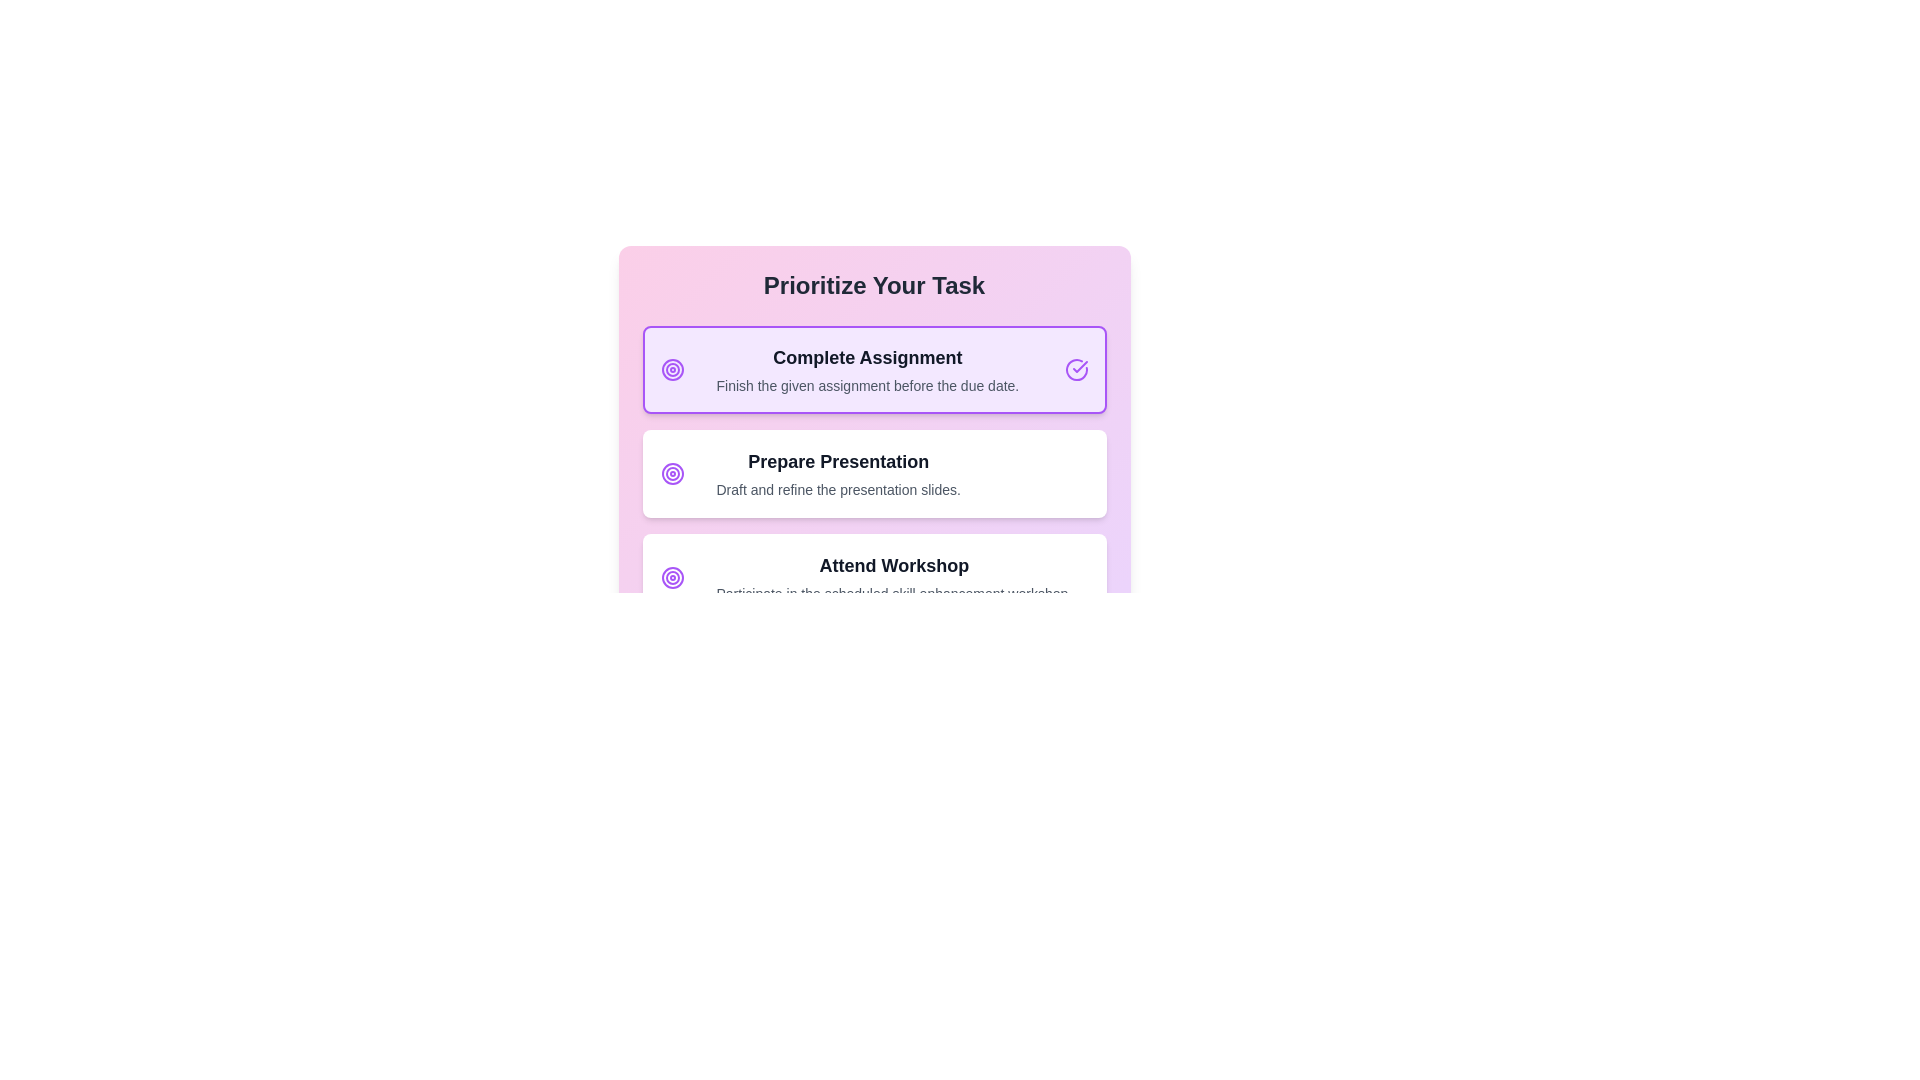 The height and width of the screenshot is (1080, 1920). I want to click on displayed text on the Informational card titled 'Attend Workshop', which includes the description 'Participate in the scheduled skill enhancement workshop.', so click(893, 578).